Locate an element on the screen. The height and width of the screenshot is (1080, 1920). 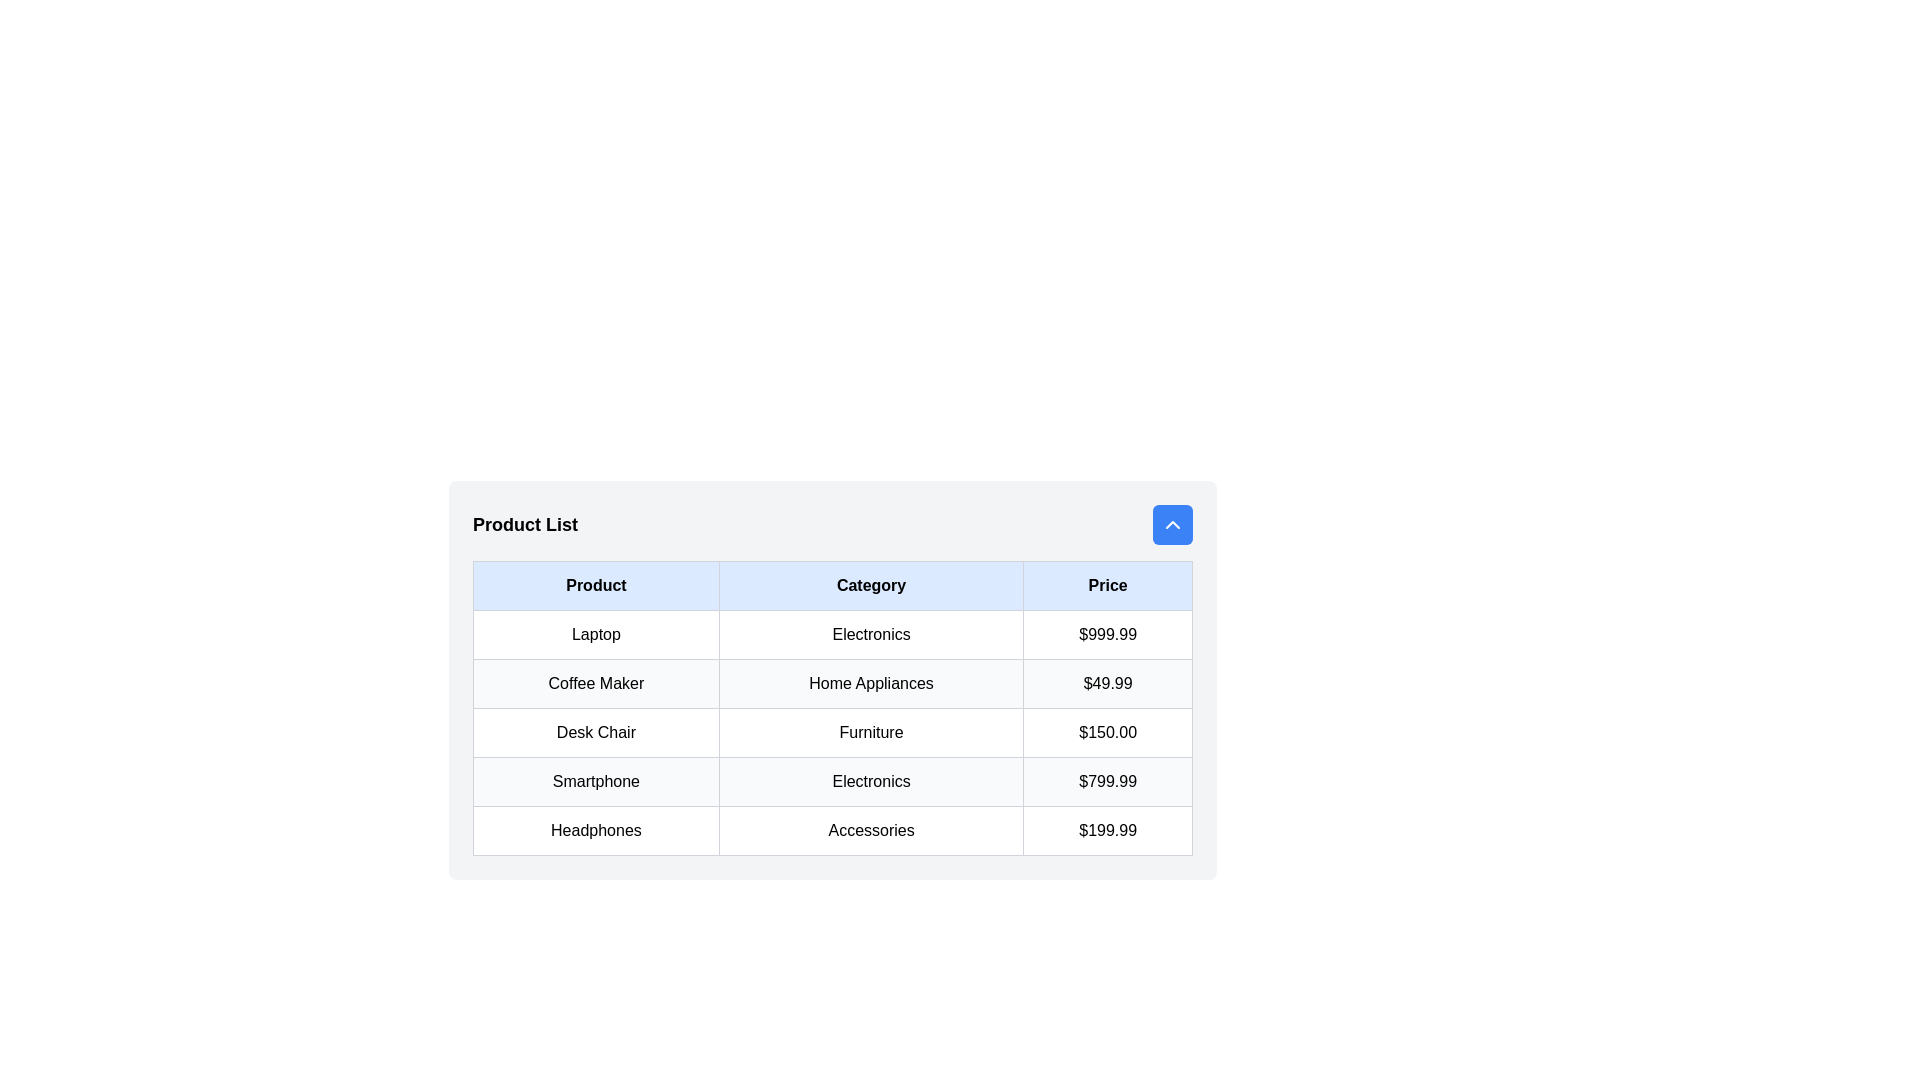
the text label displaying 'Smartphone', which is located in the first column of the row labeled 'Smartphone Electronics $799.99' in the fourth row of the table is located at coordinates (595, 781).